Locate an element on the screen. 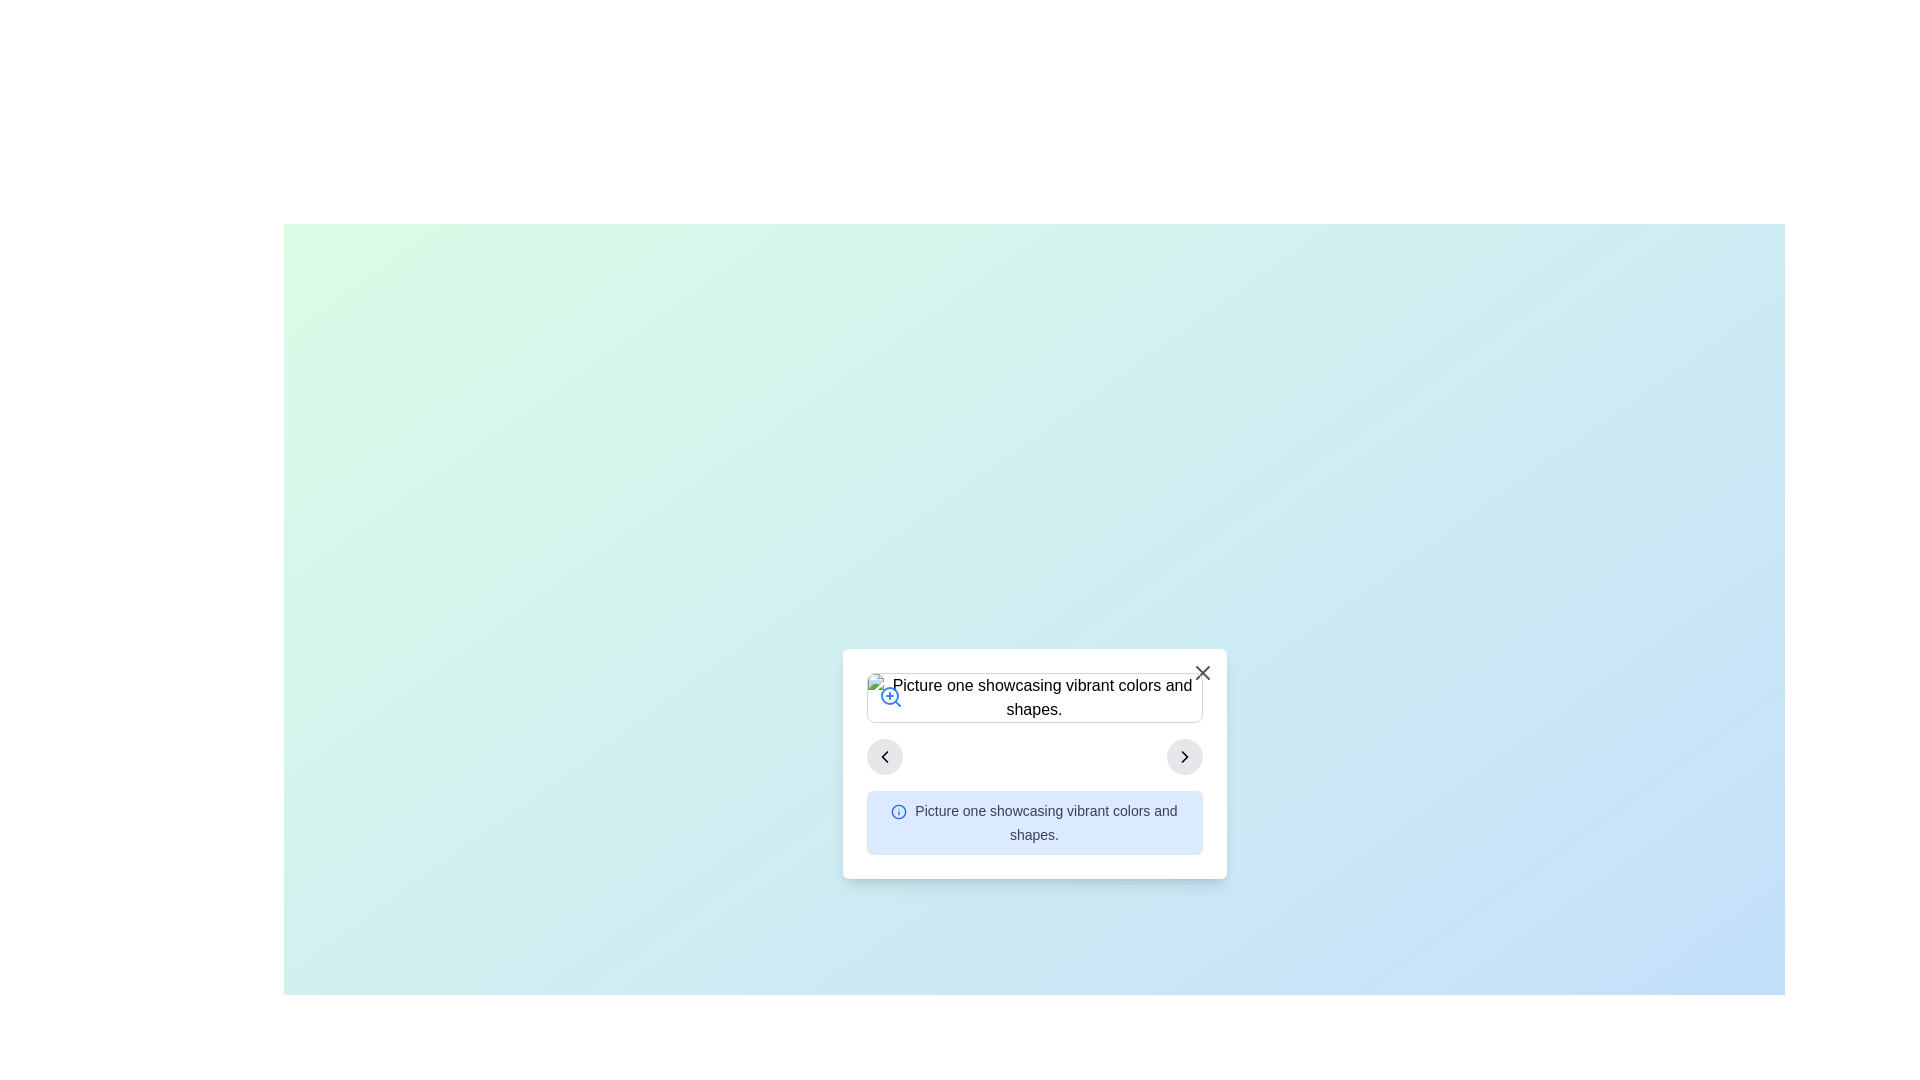  the Decorative SVG shape component located near the upper-left corner of the modal dialog box, part of an icon with smaller paths is located at coordinates (898, 811).